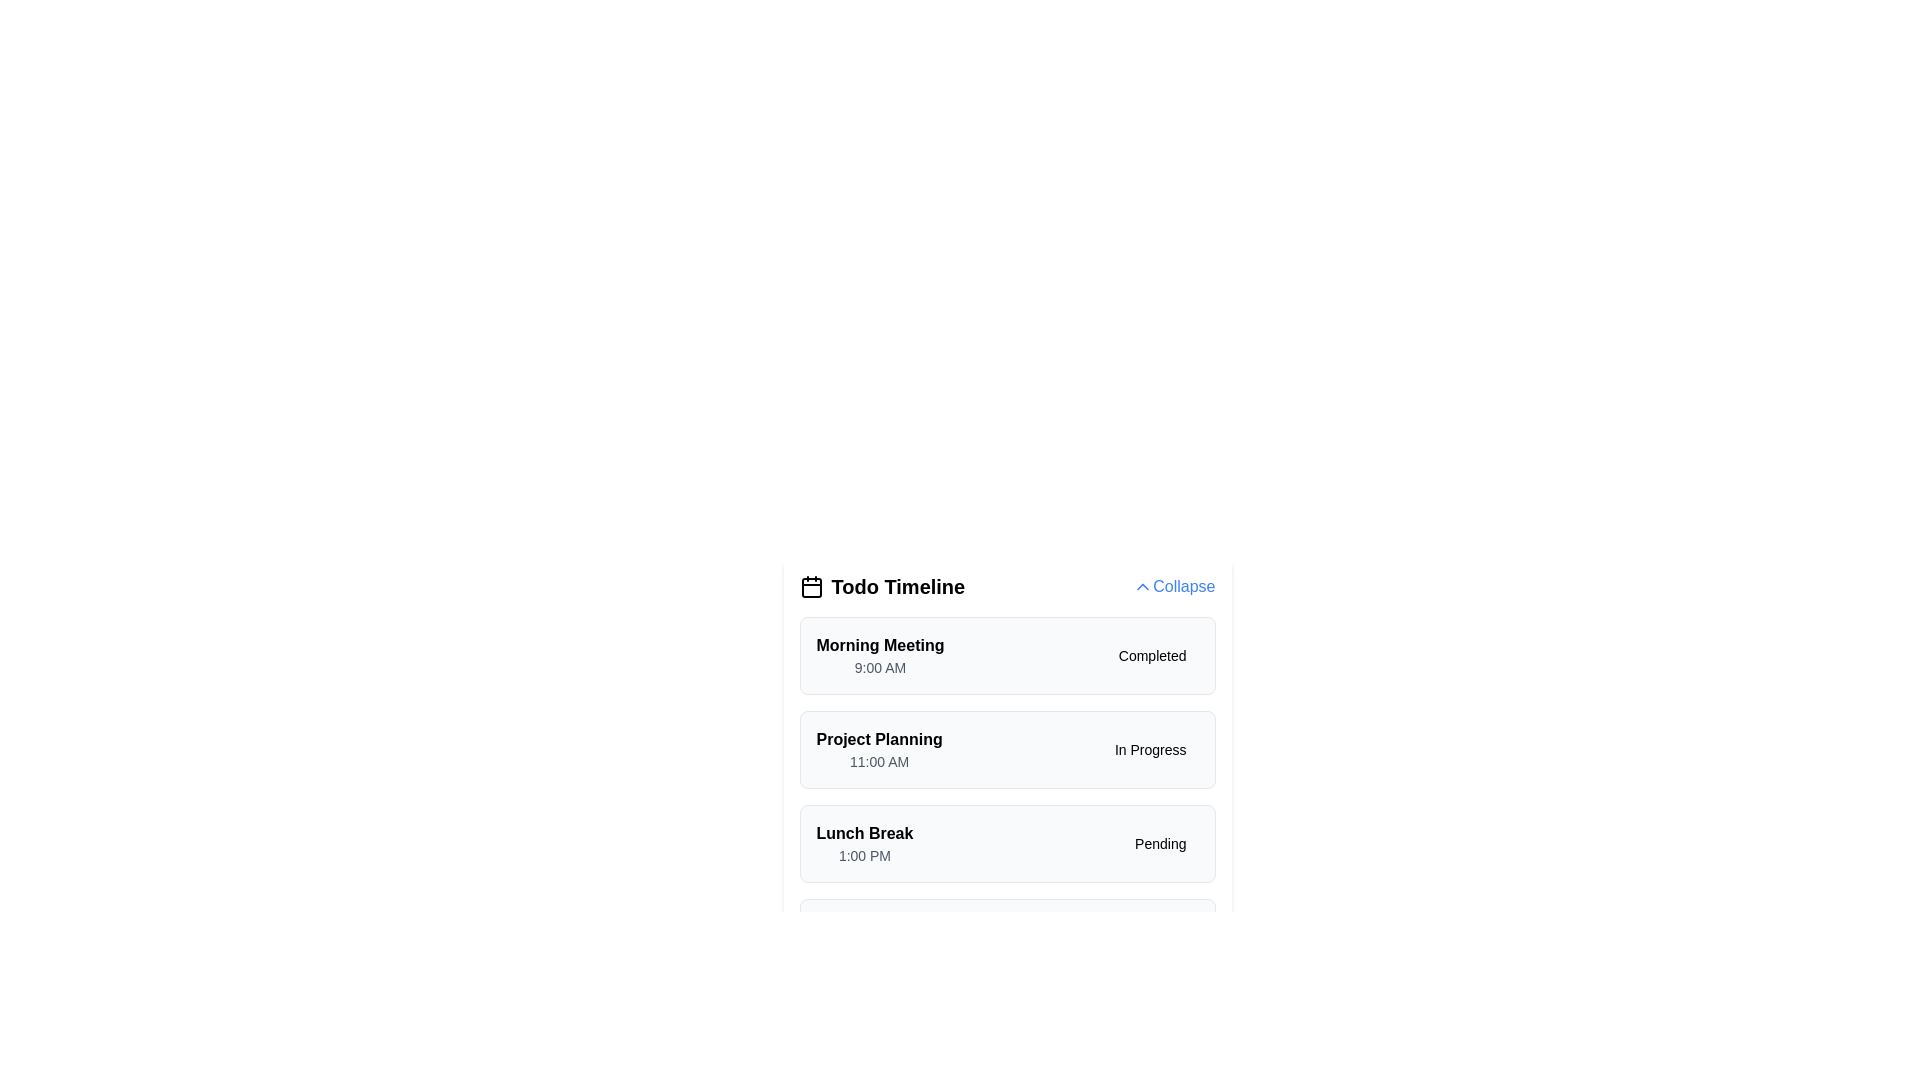 The width and height of the screenshot is (1920, 1080). I want to click on the rectangular vector graphic within the calendar icon located at the top-left corner of the 'Todo Timeline' header, so click(811, 586).